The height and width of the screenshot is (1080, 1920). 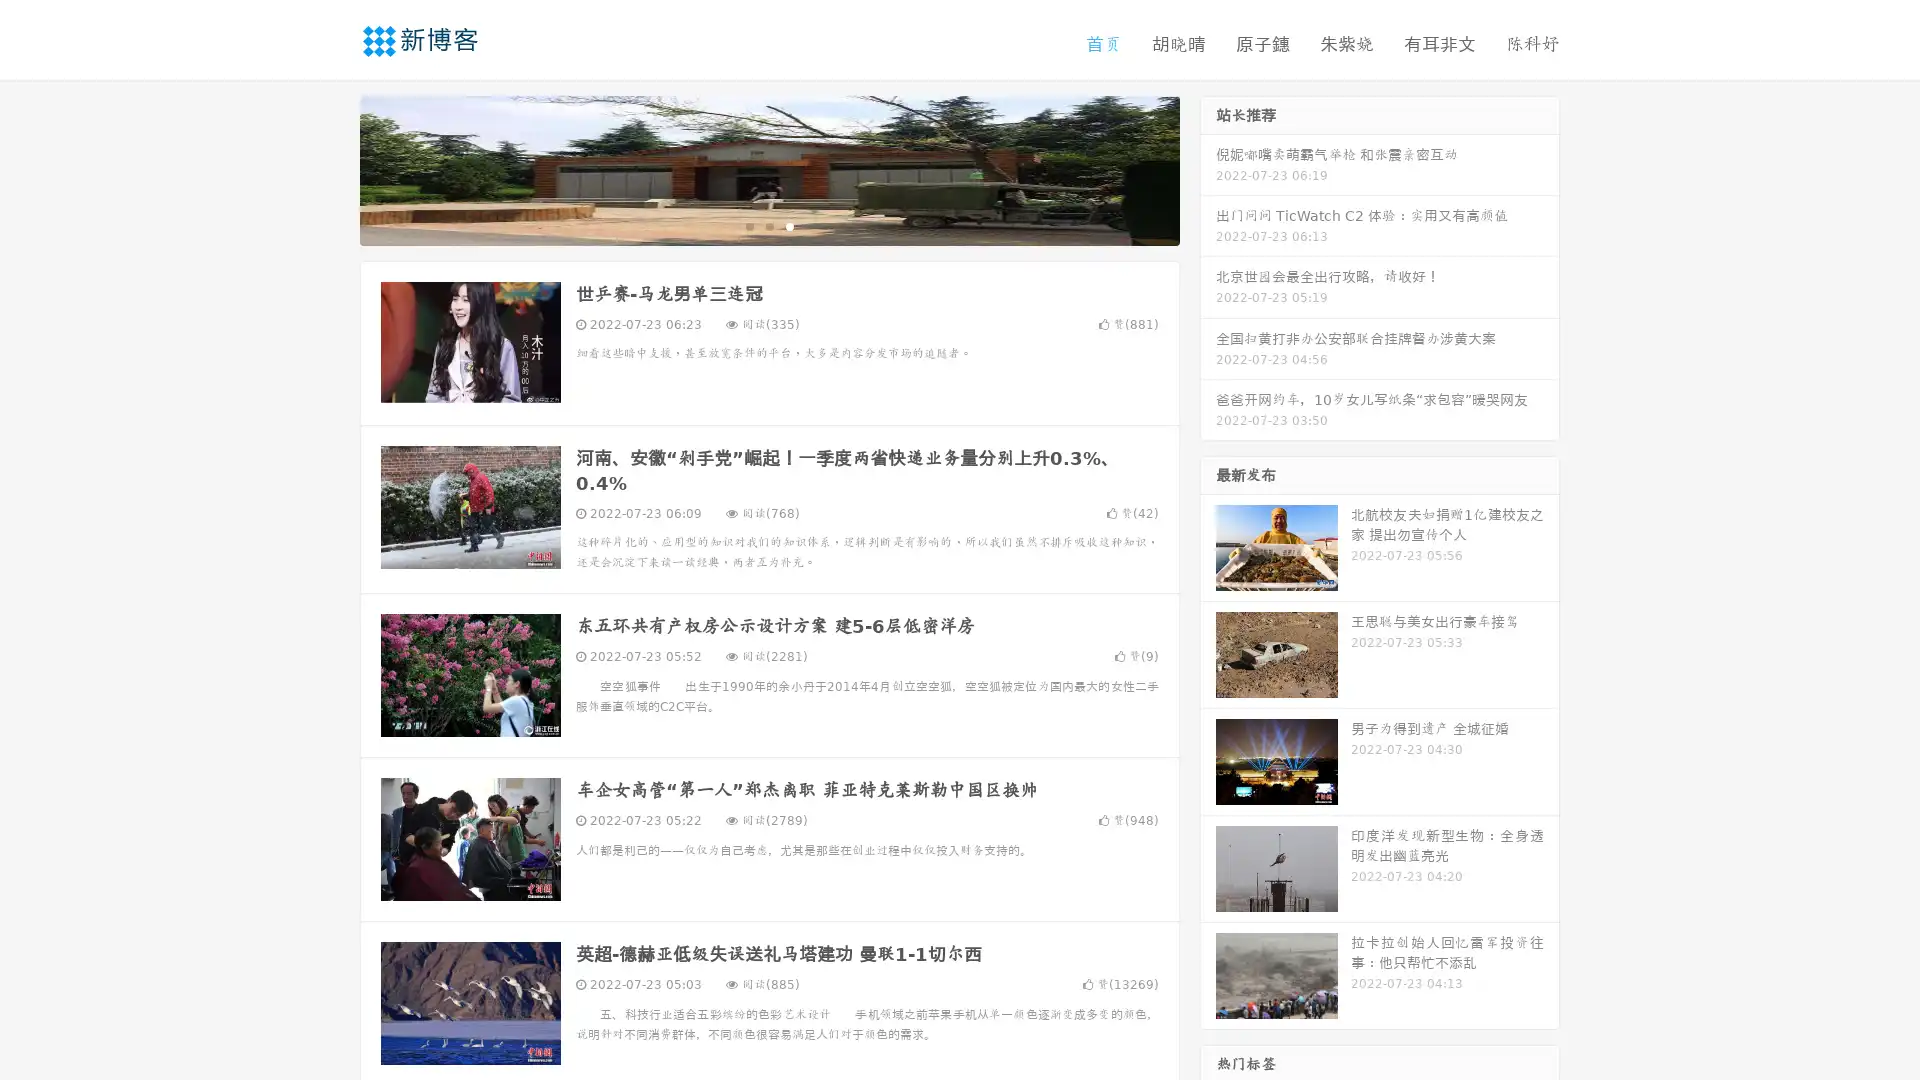 What do you see at coordinates (789, 225) in the screenshot?
I see `Go to slide 3` at bounding box center [789, 225].